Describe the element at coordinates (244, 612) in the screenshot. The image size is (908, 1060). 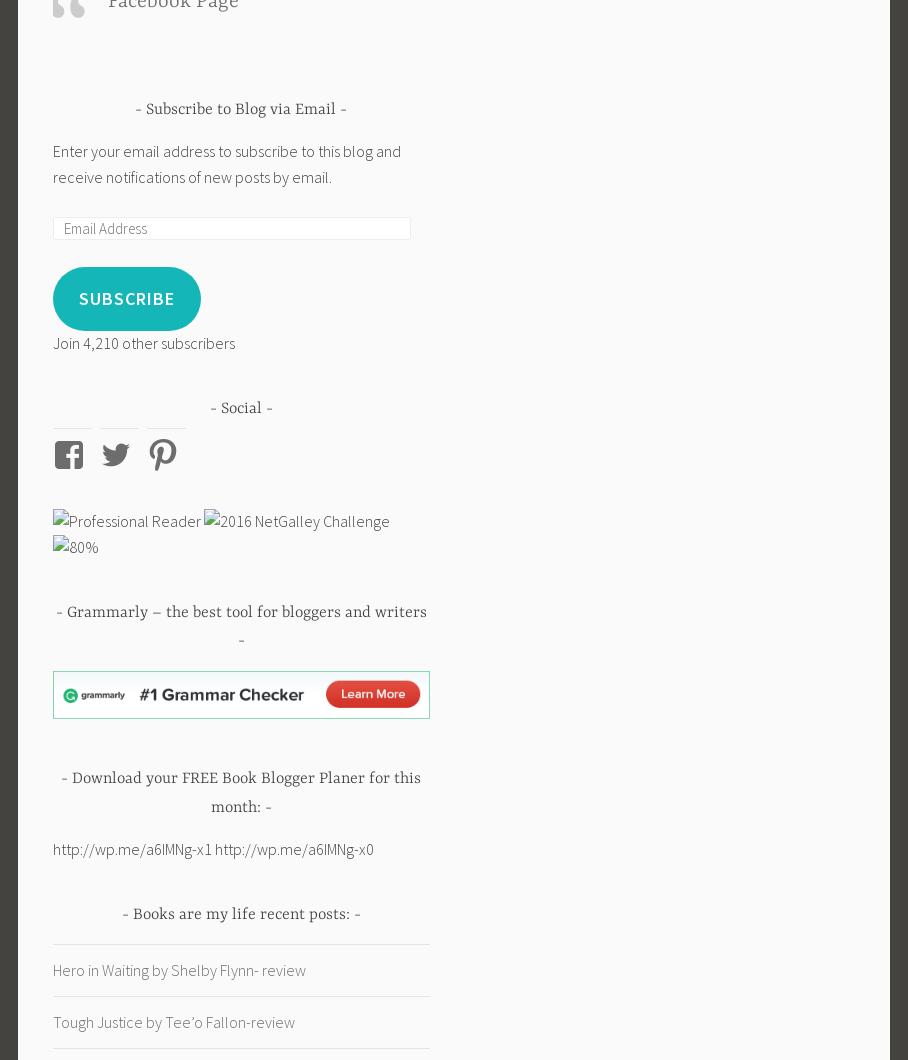
I see `'Grammarly – the best tool for bloggers and writers'` at that location.